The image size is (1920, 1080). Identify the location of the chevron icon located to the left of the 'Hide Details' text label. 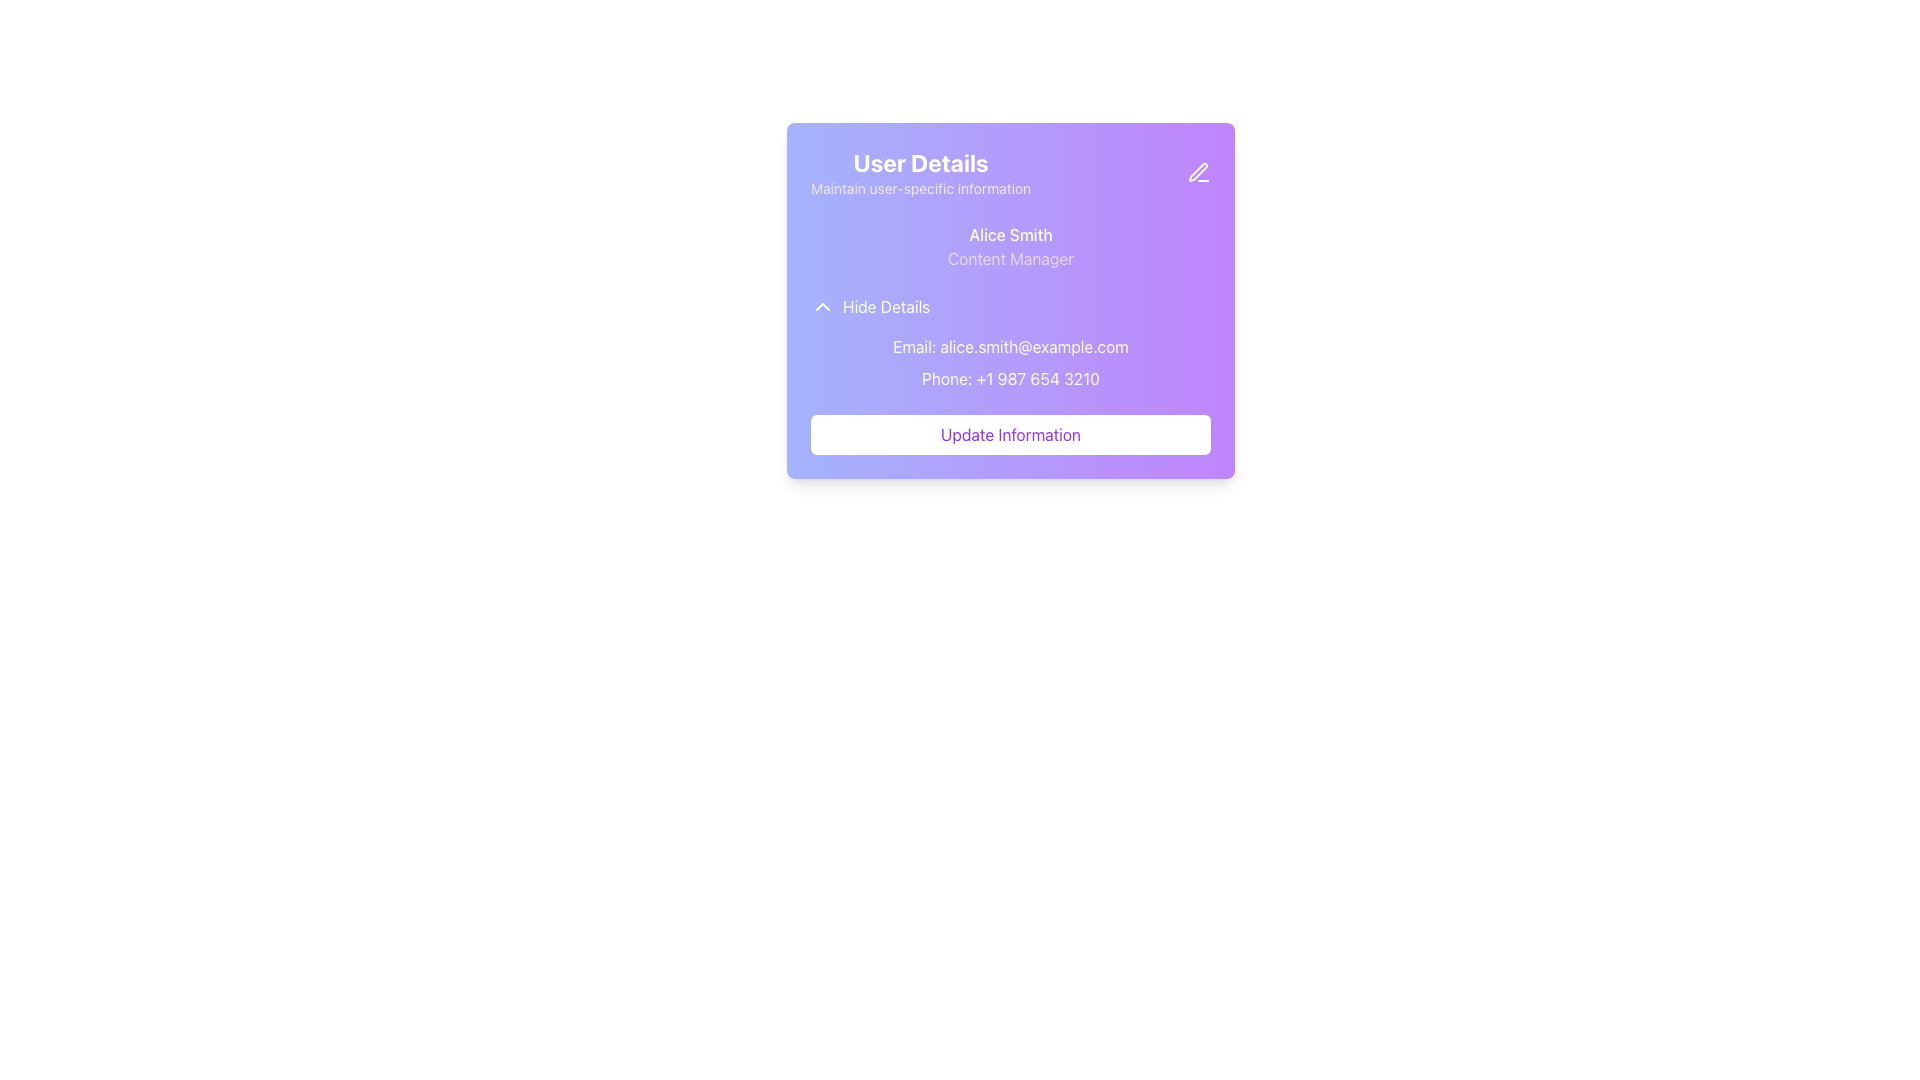
(822, 307).